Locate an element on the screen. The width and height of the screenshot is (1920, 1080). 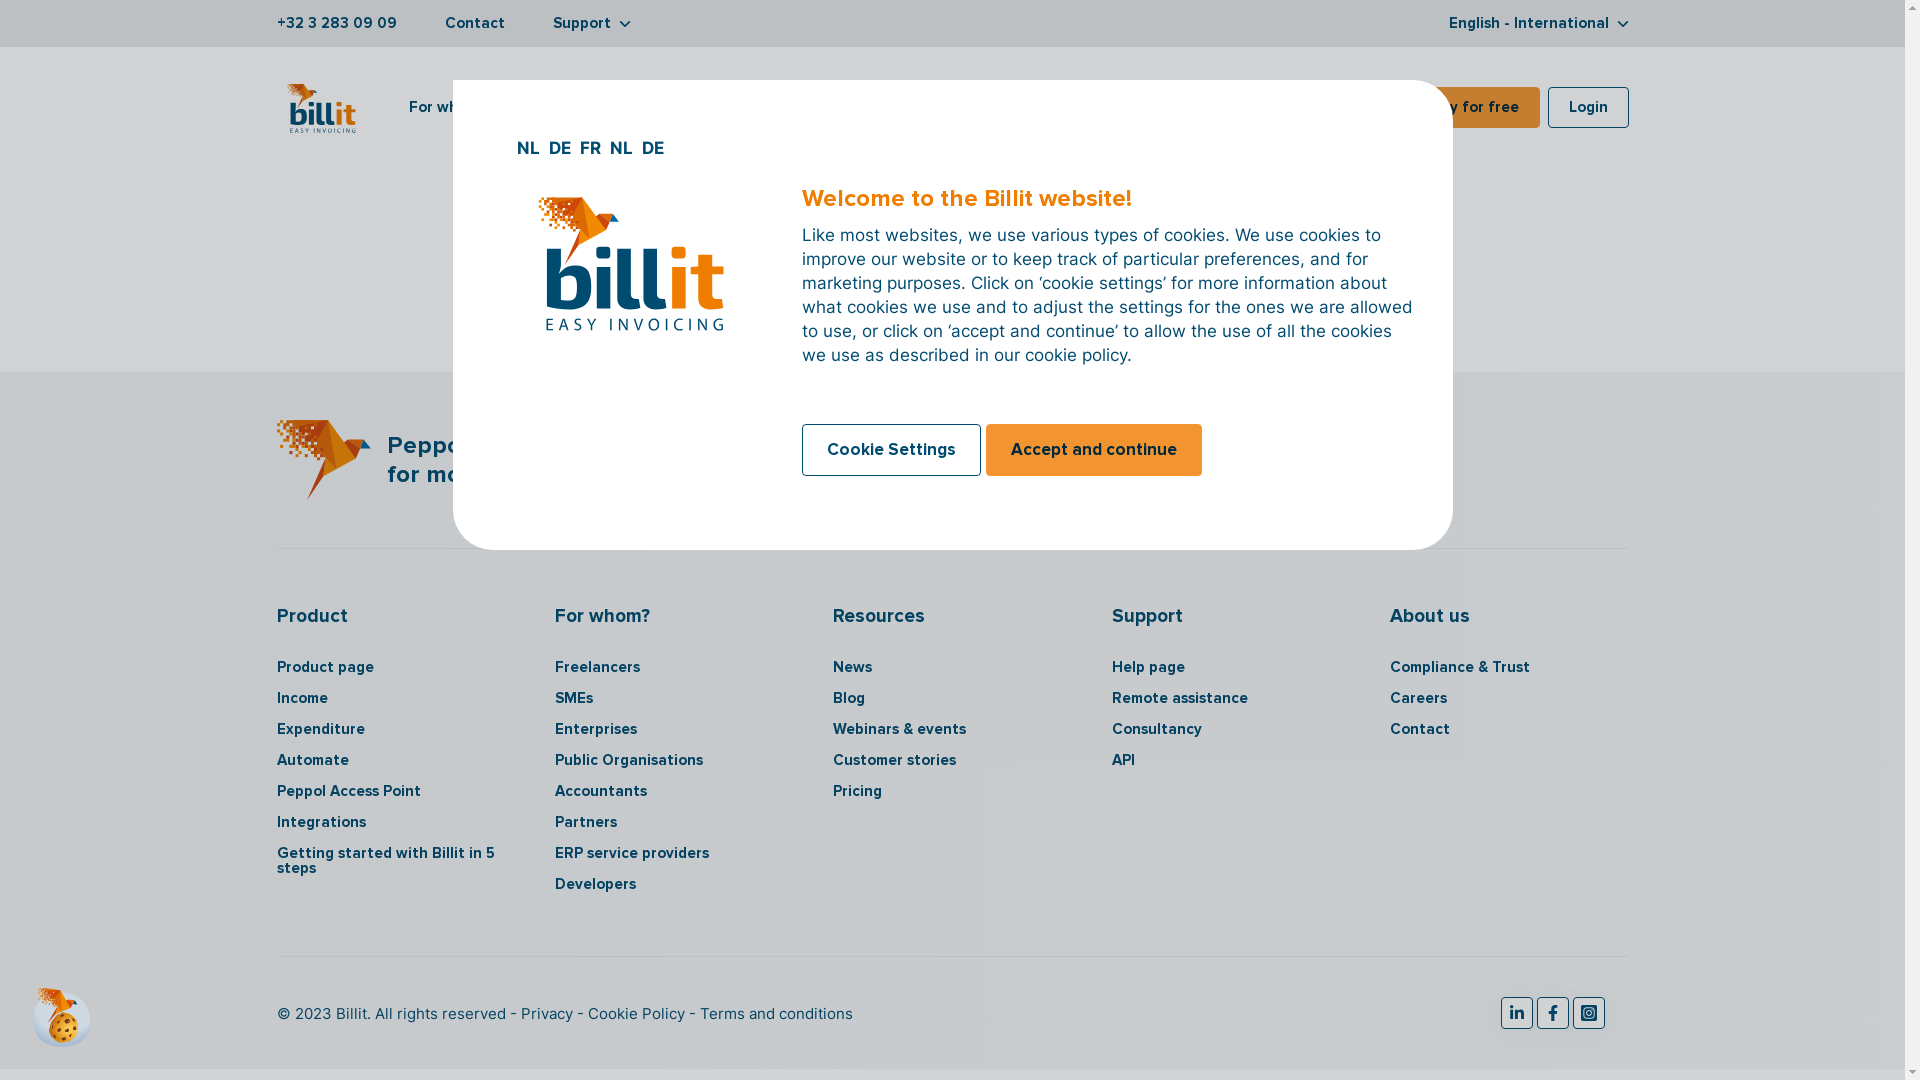
'Webinars & events' is located at coordinates (950, 729).